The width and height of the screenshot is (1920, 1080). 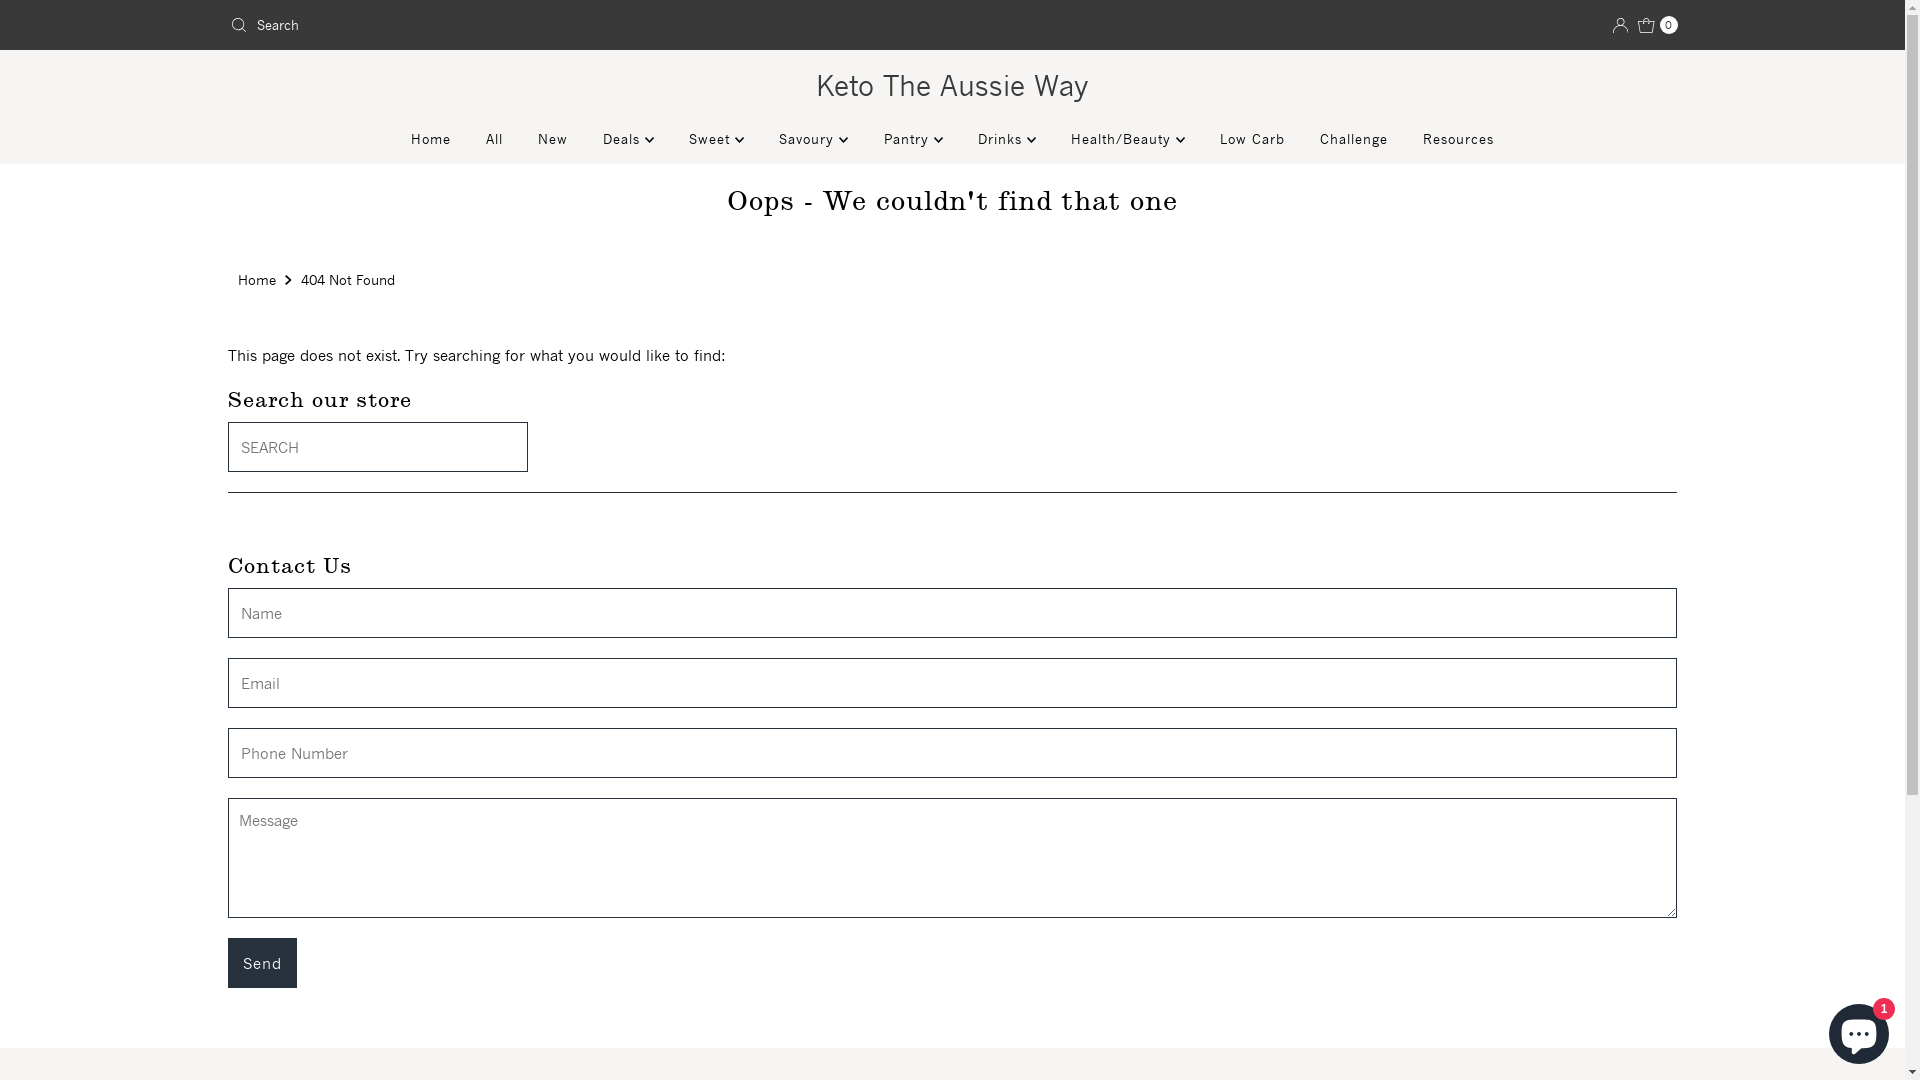 What do you see at coordinates (1353, 137) in the screenshot?
I see `'Challenge'` at bounding box center [1353, 137].